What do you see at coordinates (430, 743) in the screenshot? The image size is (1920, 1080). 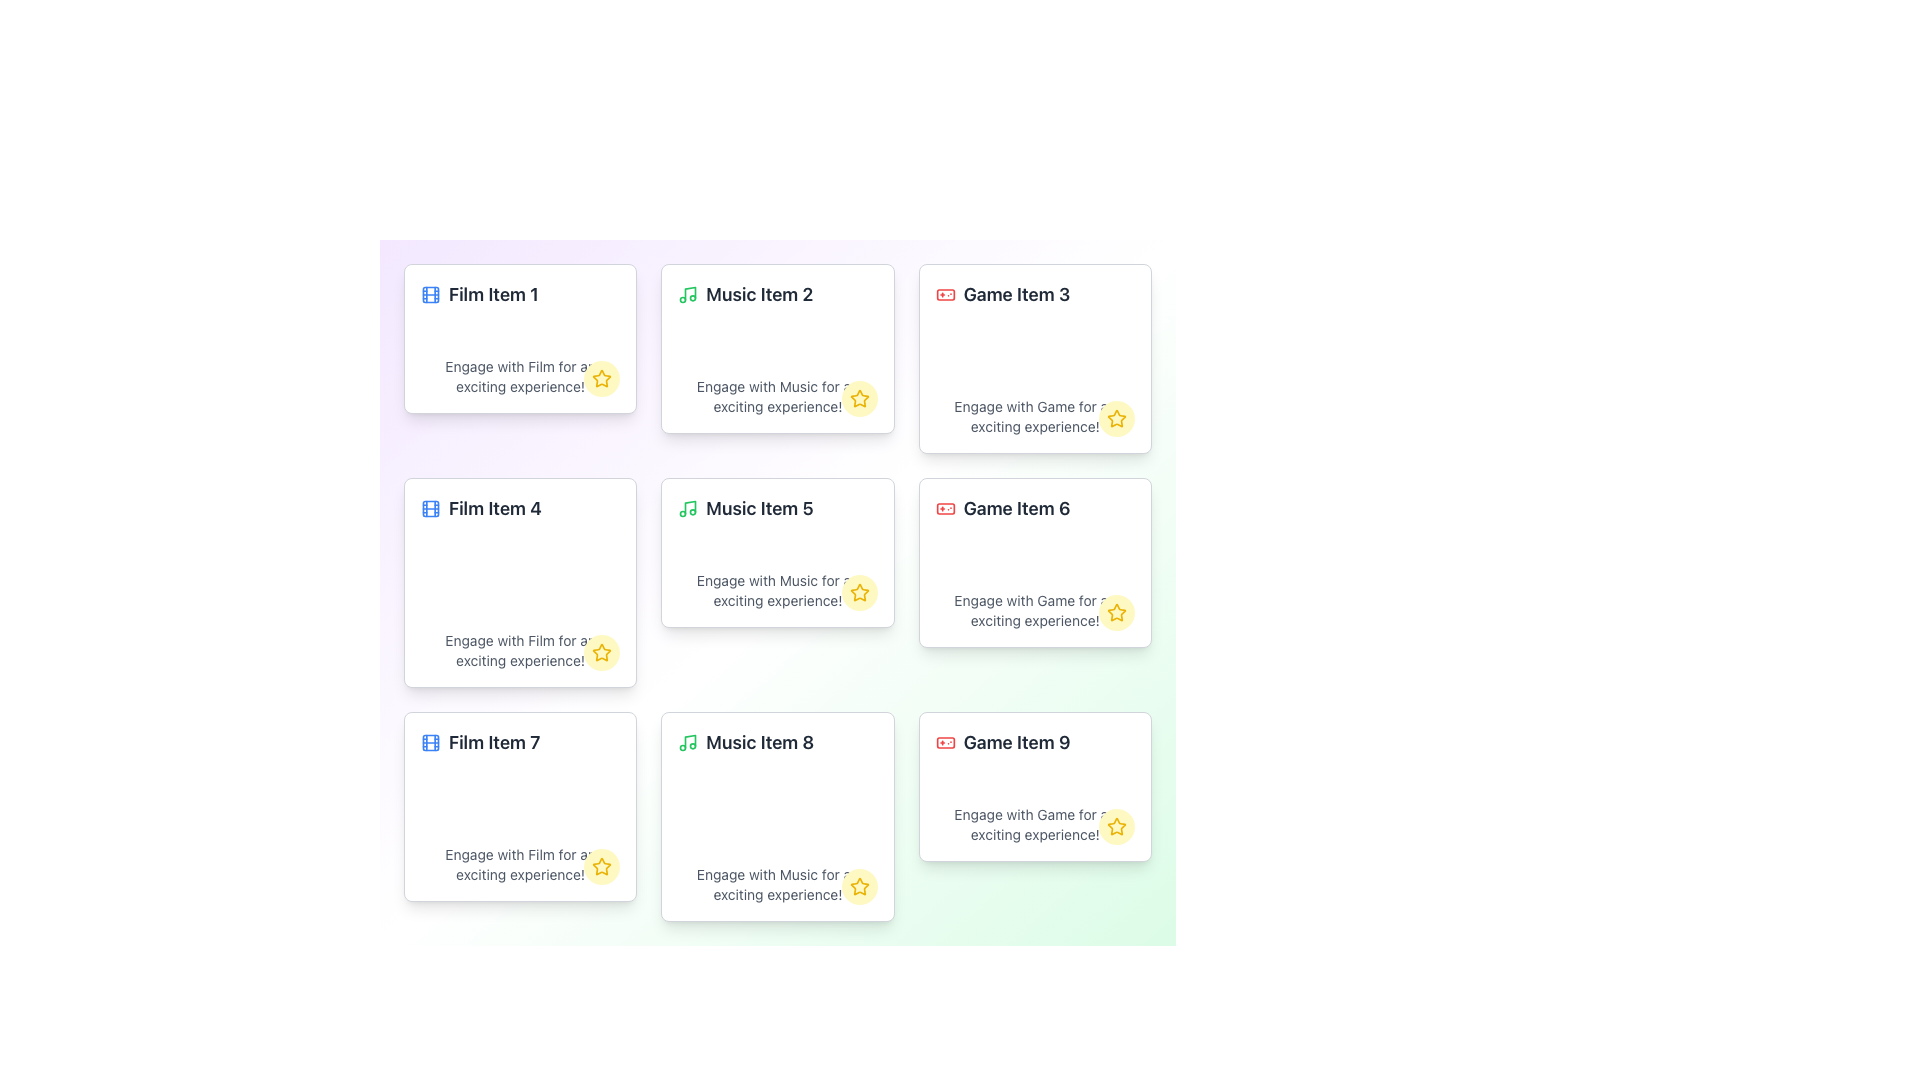 I see `the blue film strip icon located at the top left corner of the 'Film Item 7' card` at bounding box center [430, 743].